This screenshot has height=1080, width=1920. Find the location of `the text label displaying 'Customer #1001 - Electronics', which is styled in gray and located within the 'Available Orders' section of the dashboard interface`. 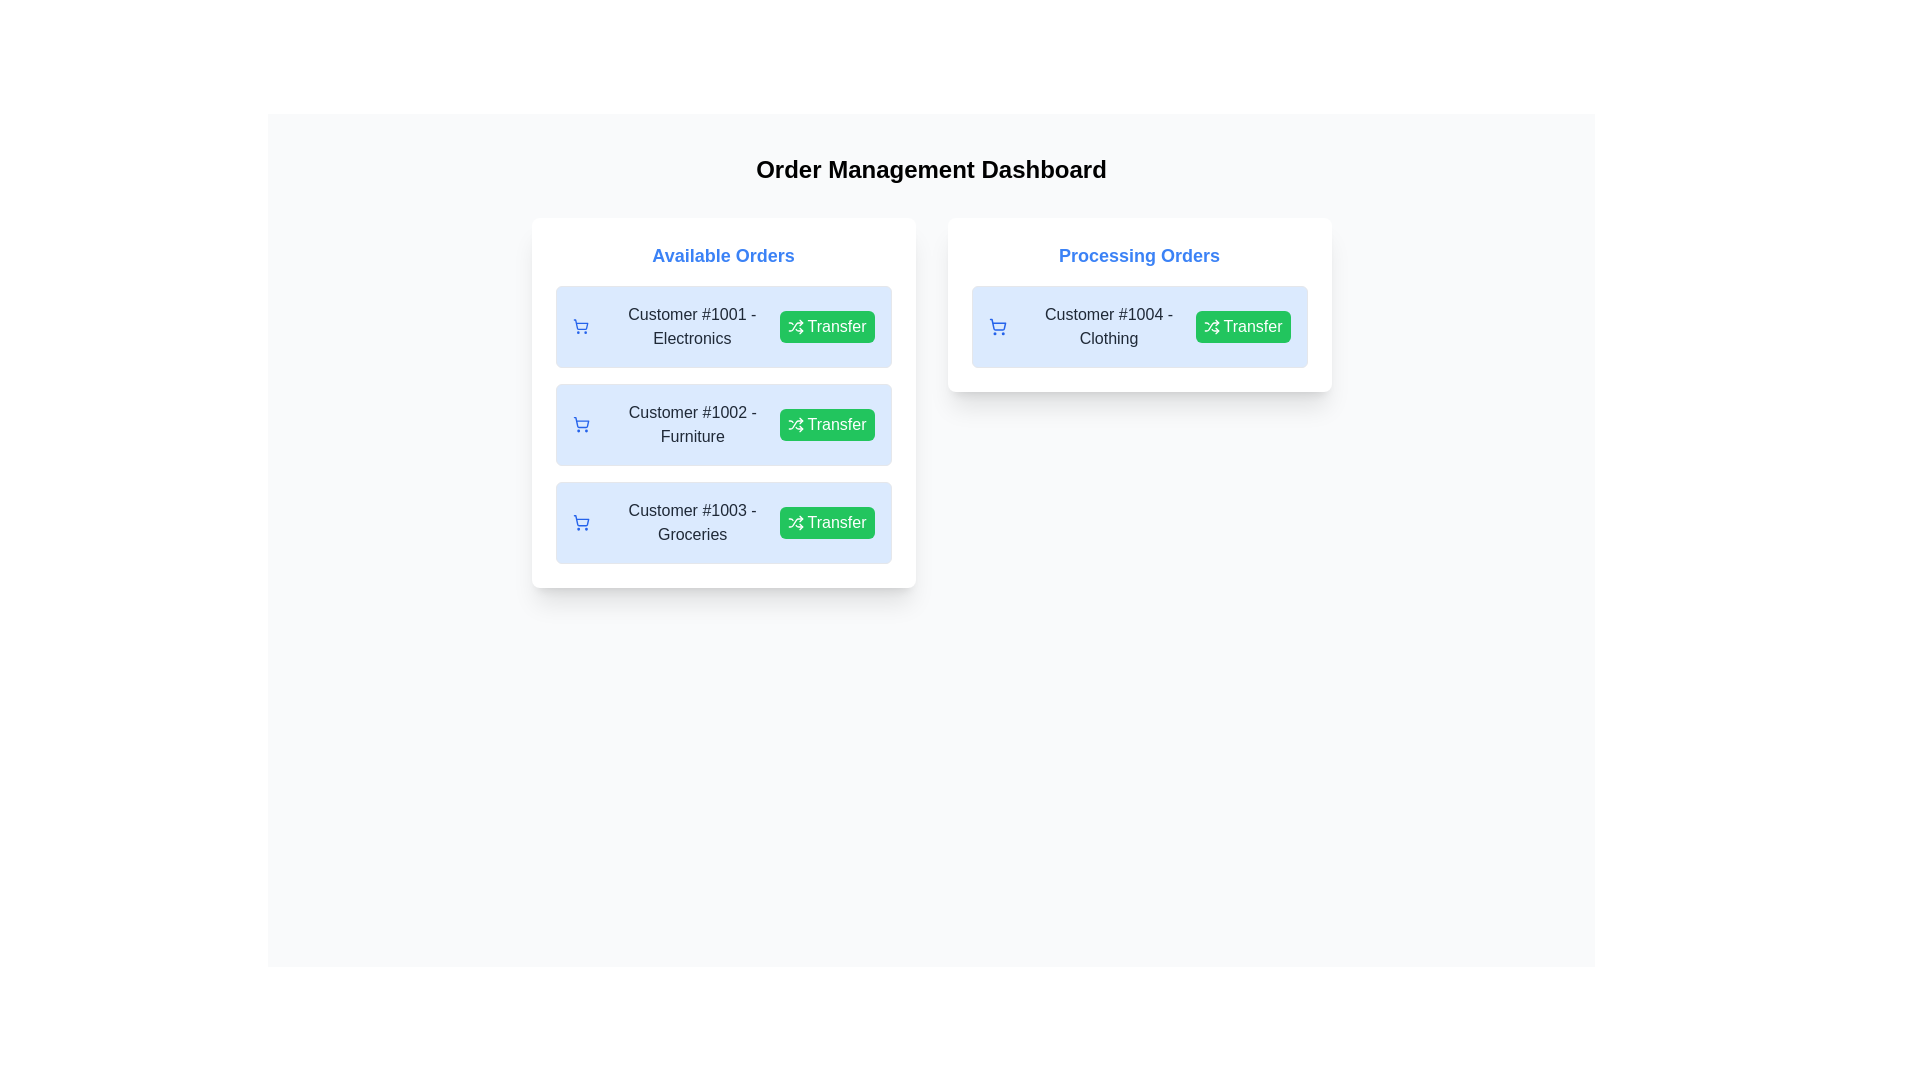

the text label displaying 'Customer #1001 - Electronics', which is styled in gray and located within the 'Available Orders' section of the dashboard interface is located at coordinates (692, 326).